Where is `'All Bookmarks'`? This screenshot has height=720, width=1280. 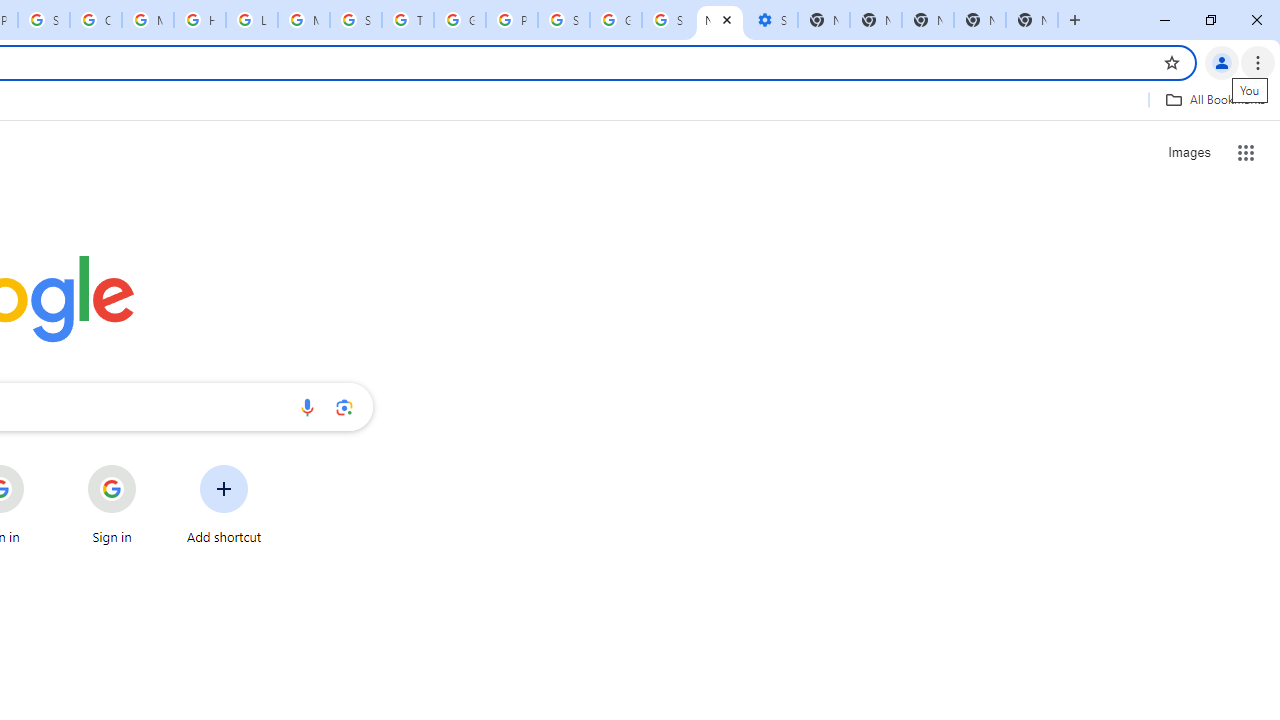 'All Bookmarks' is located at coordinates (1214, 99).